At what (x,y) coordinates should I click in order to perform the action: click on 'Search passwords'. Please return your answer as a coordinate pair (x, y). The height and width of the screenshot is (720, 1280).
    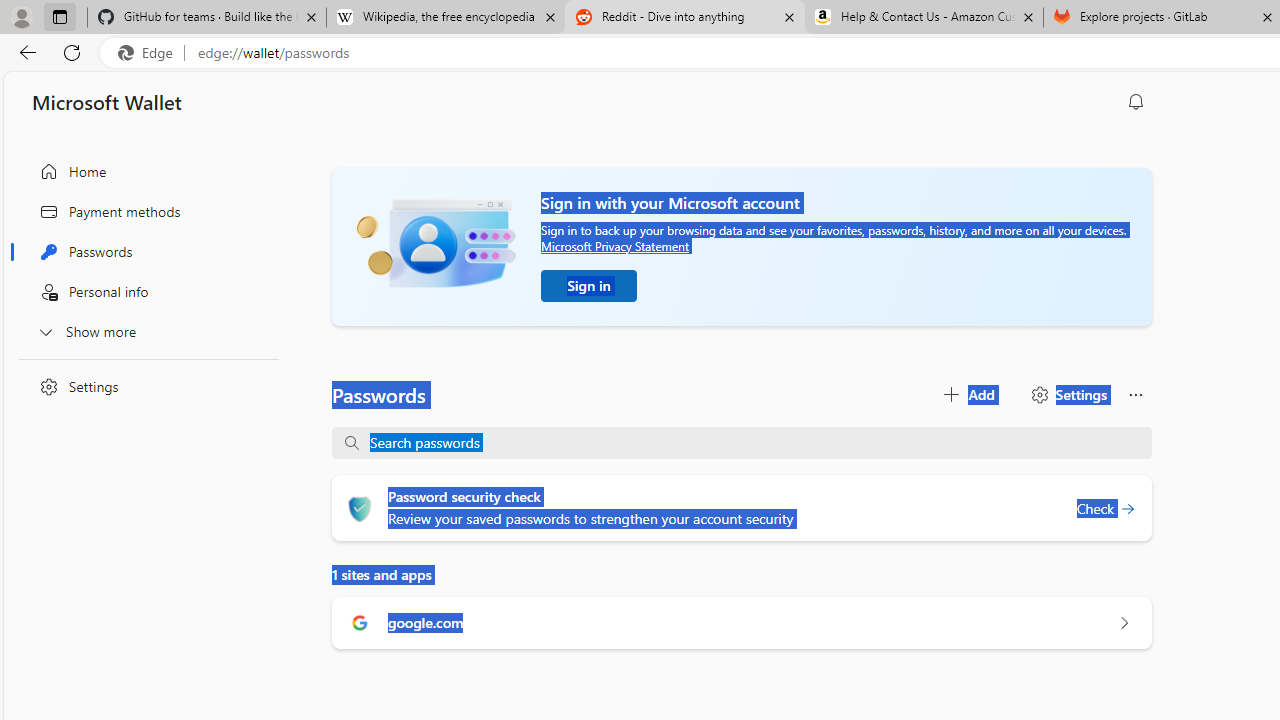
    Looking at the image, I should click on (751, 441).